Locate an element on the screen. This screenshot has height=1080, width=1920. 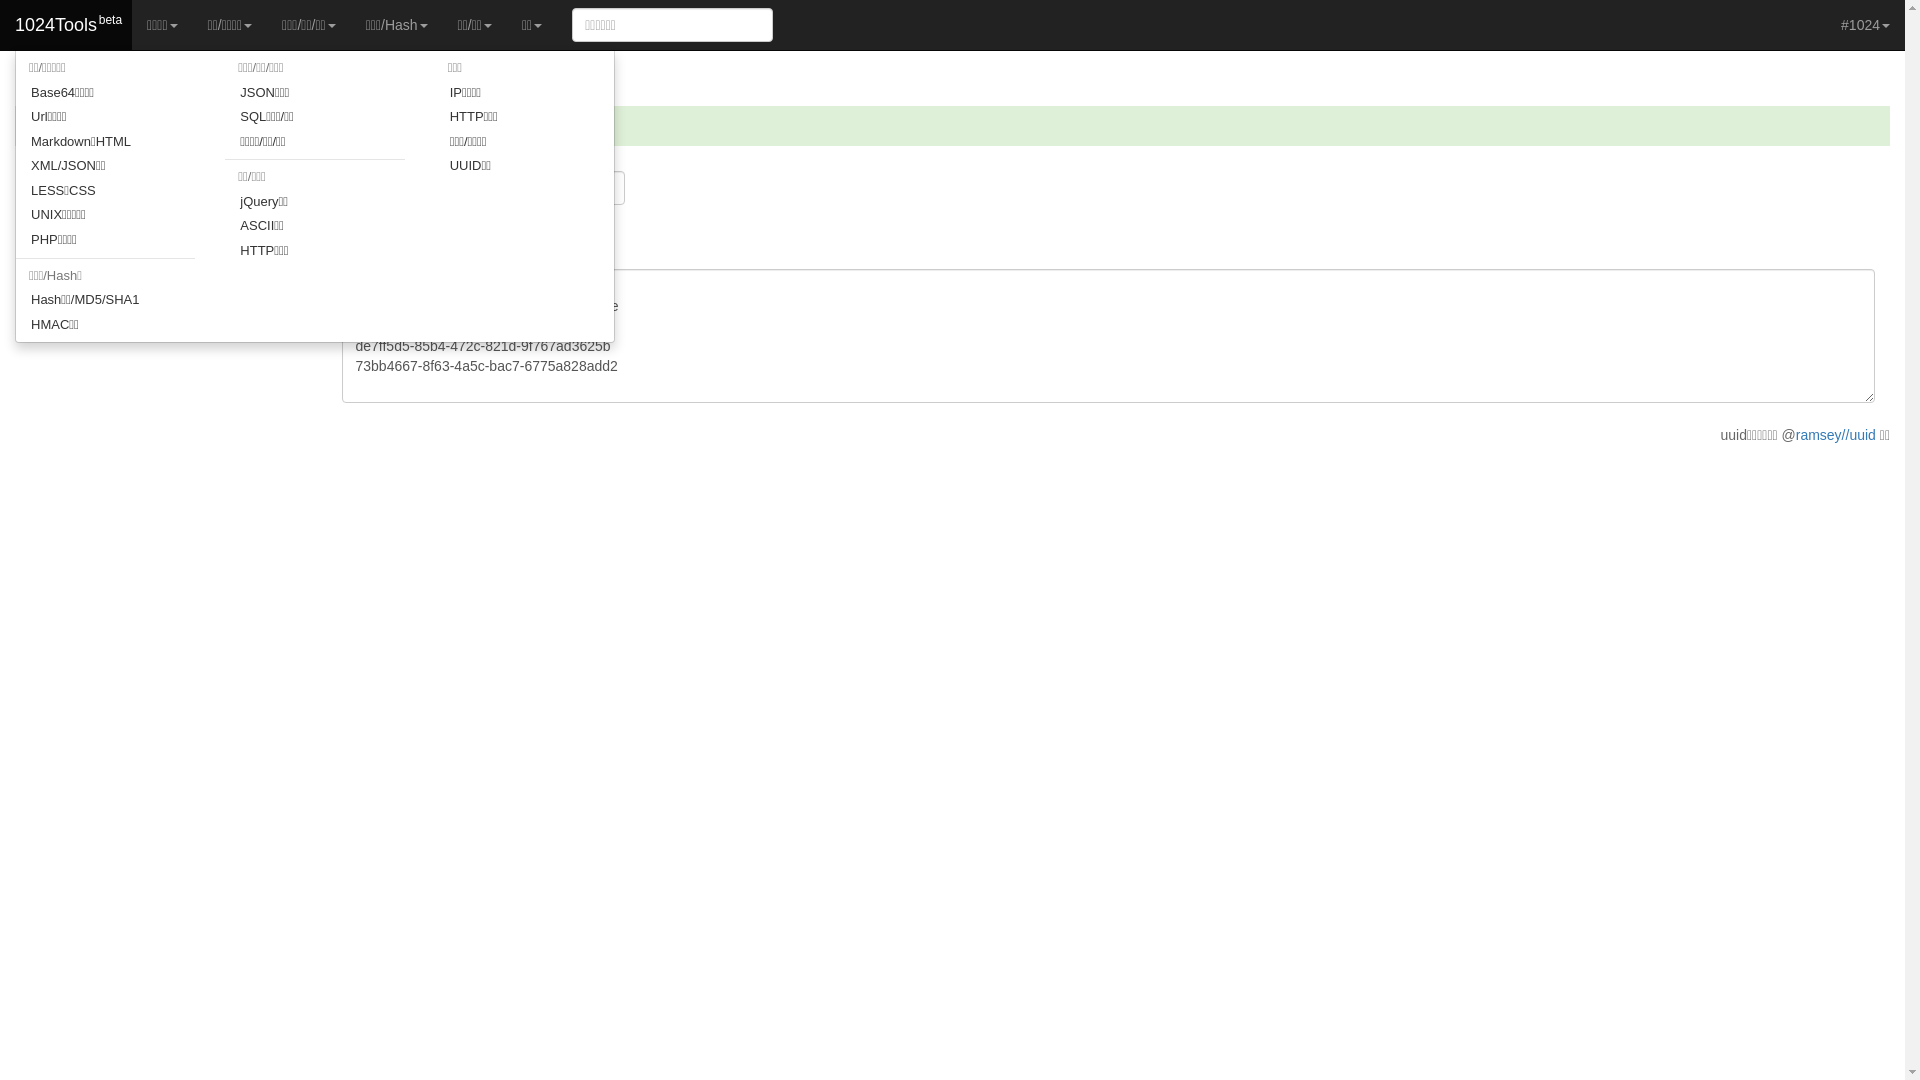
'1024Tools' is located at coordinates (66, 24).